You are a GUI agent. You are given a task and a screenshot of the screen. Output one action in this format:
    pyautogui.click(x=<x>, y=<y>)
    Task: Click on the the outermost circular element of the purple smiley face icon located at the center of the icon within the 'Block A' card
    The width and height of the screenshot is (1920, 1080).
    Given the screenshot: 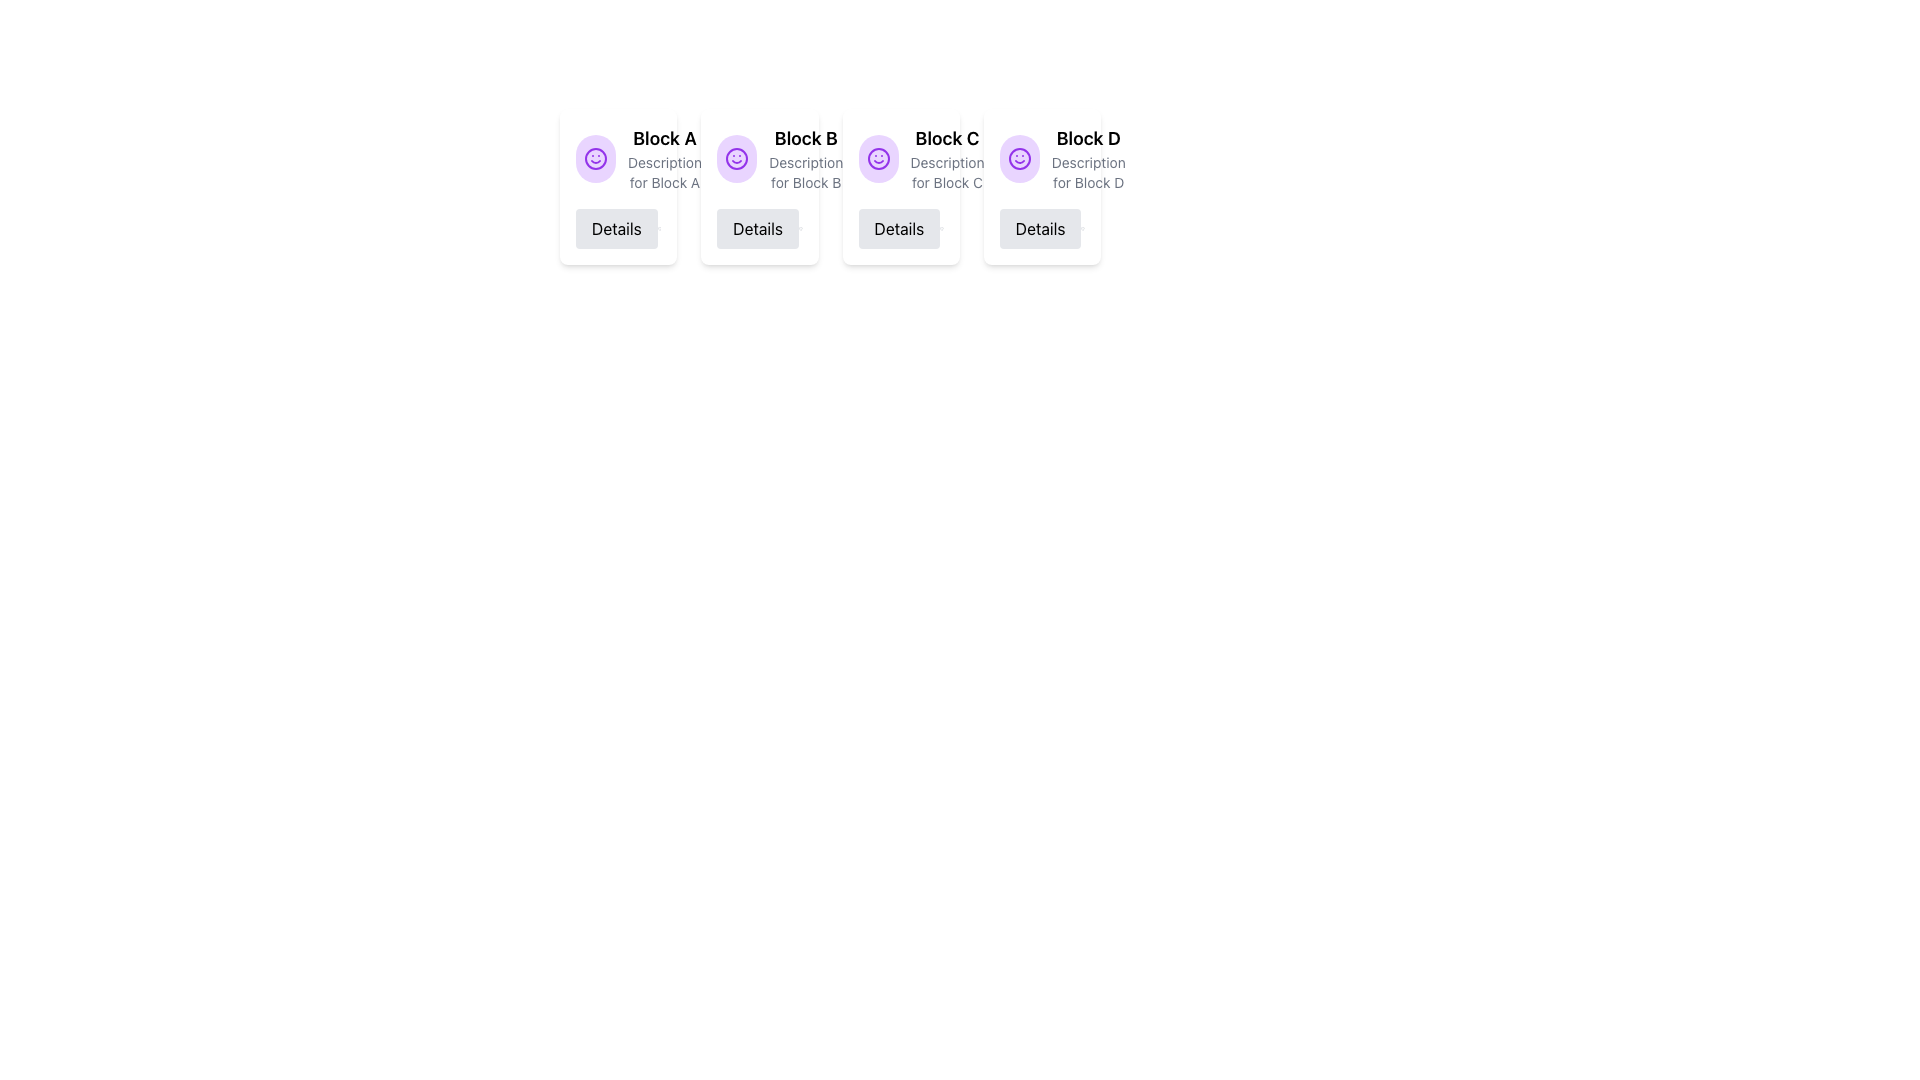 What is the action you would take?
    pyautogui.click(x=1019, y=157)
    